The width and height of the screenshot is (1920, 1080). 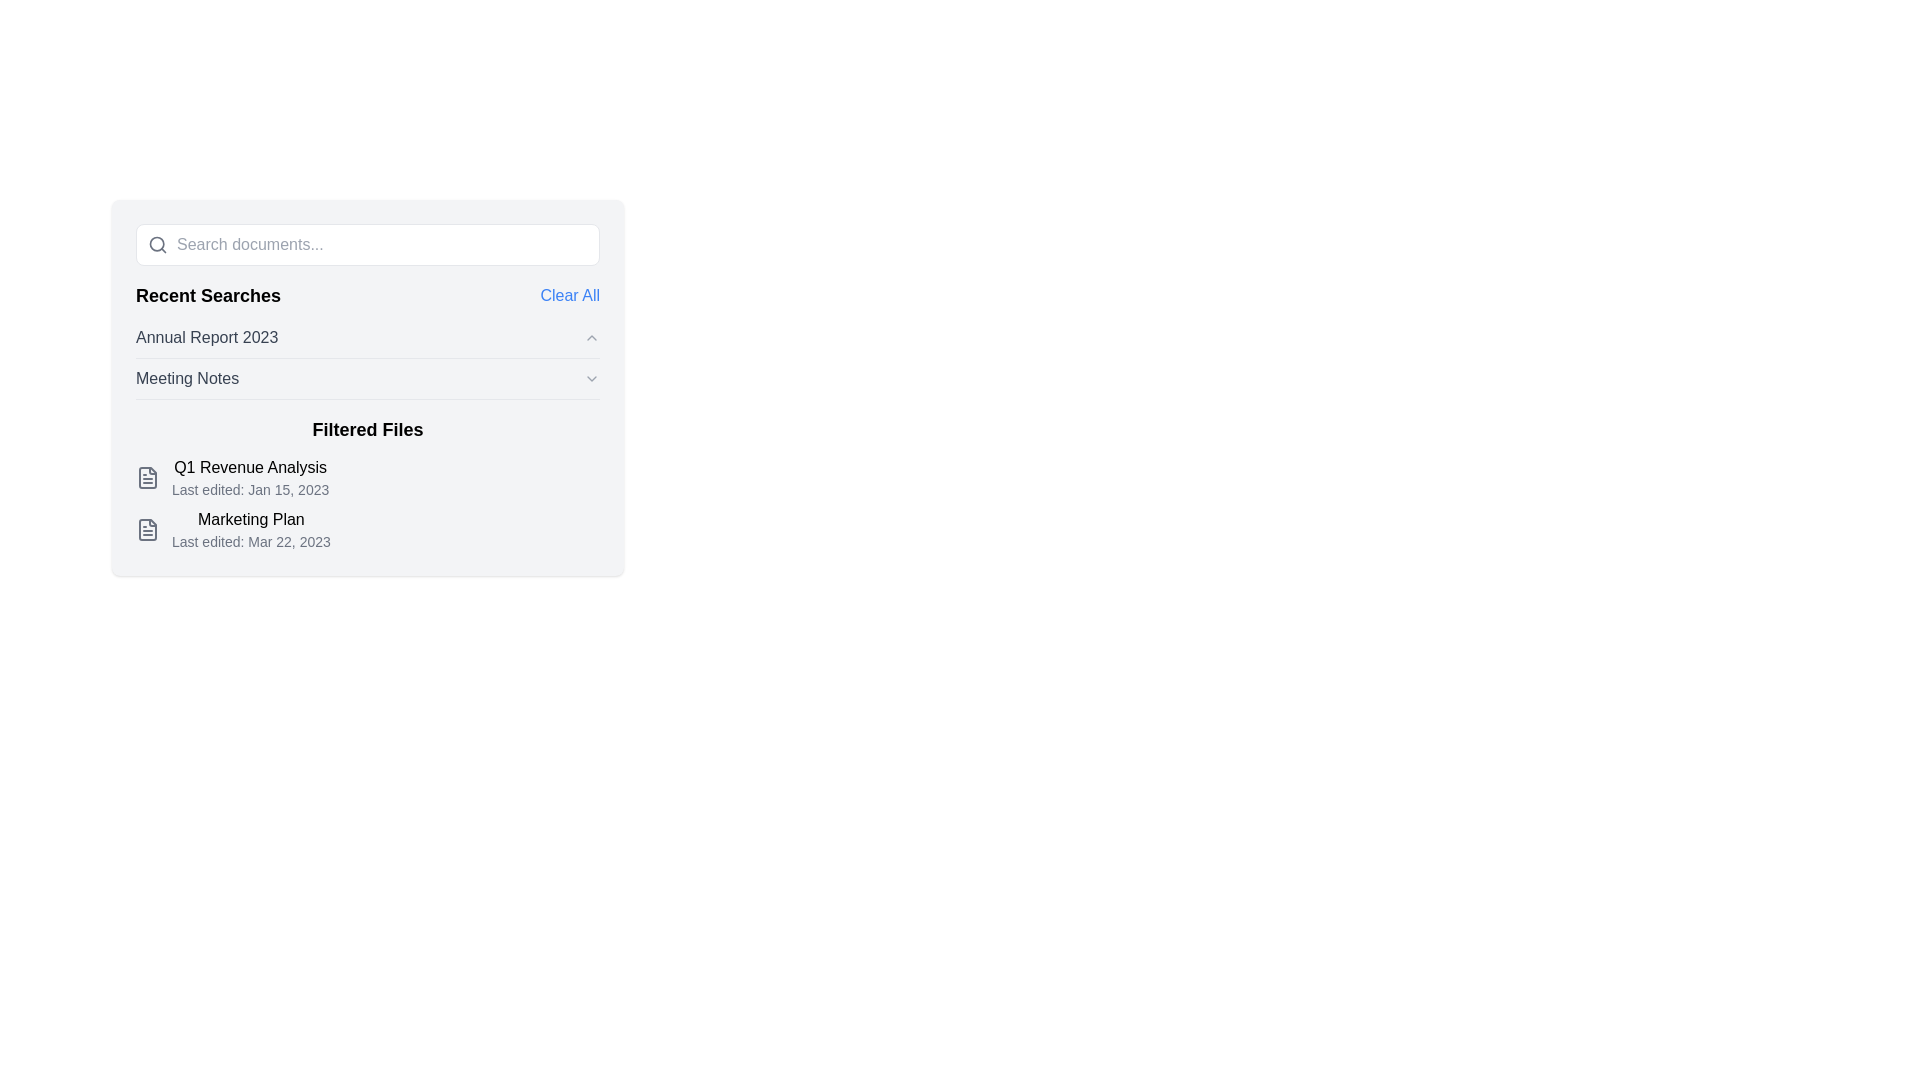 I want to click on the text block displaying 'Q1 Revenue Analysis' and 'Last edited: Jan 15, 2023', located at the top of the 'Filtered Files' list, so click(x=249, y=478).